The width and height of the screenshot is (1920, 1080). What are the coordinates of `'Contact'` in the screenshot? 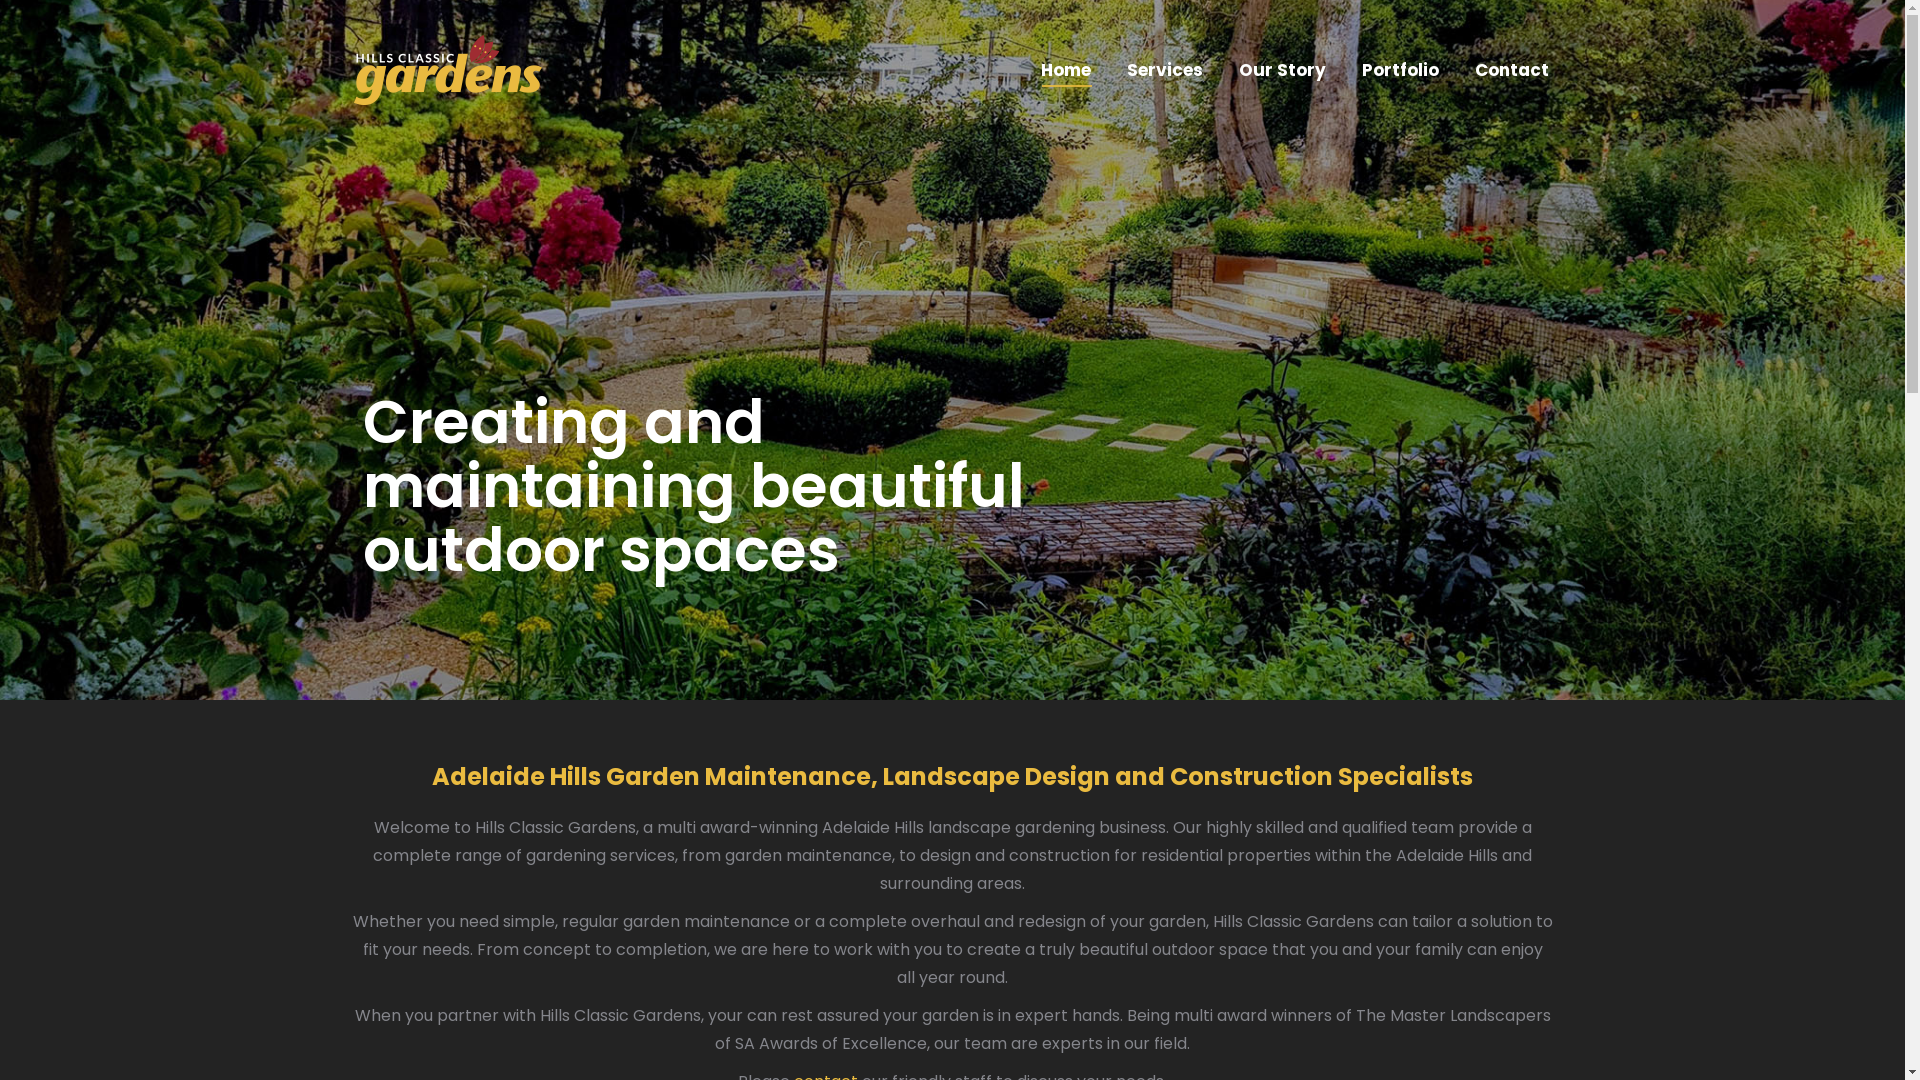 It's located at (1469, 69).